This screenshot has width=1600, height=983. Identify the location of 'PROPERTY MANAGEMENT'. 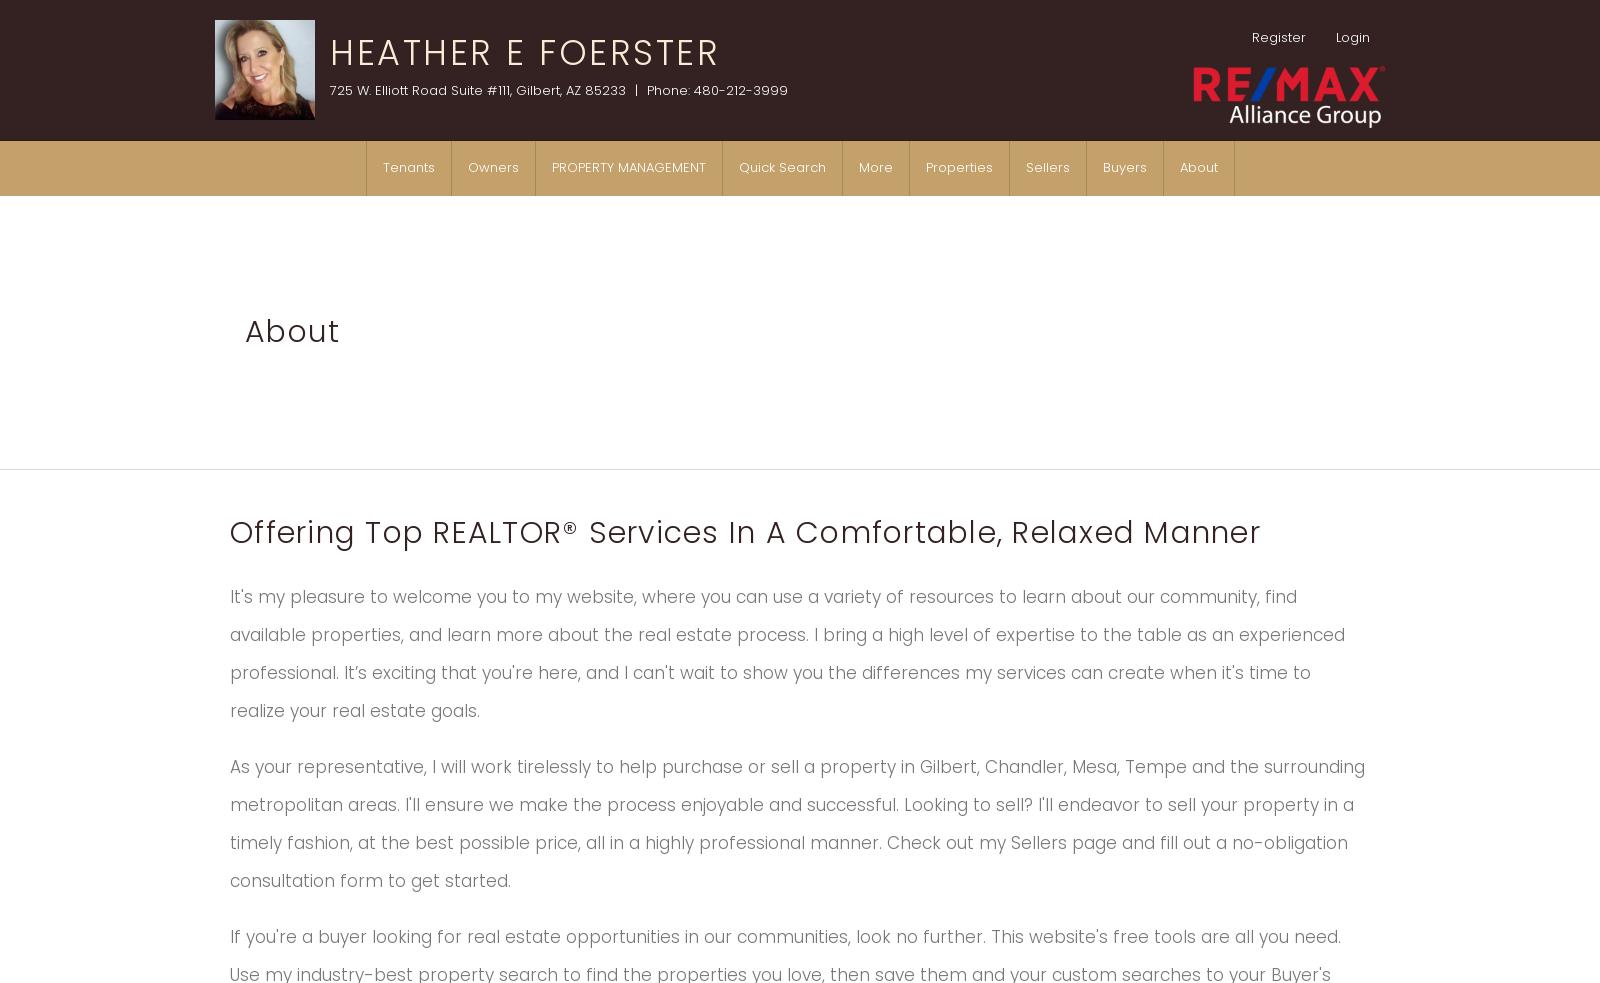
(628, 167).